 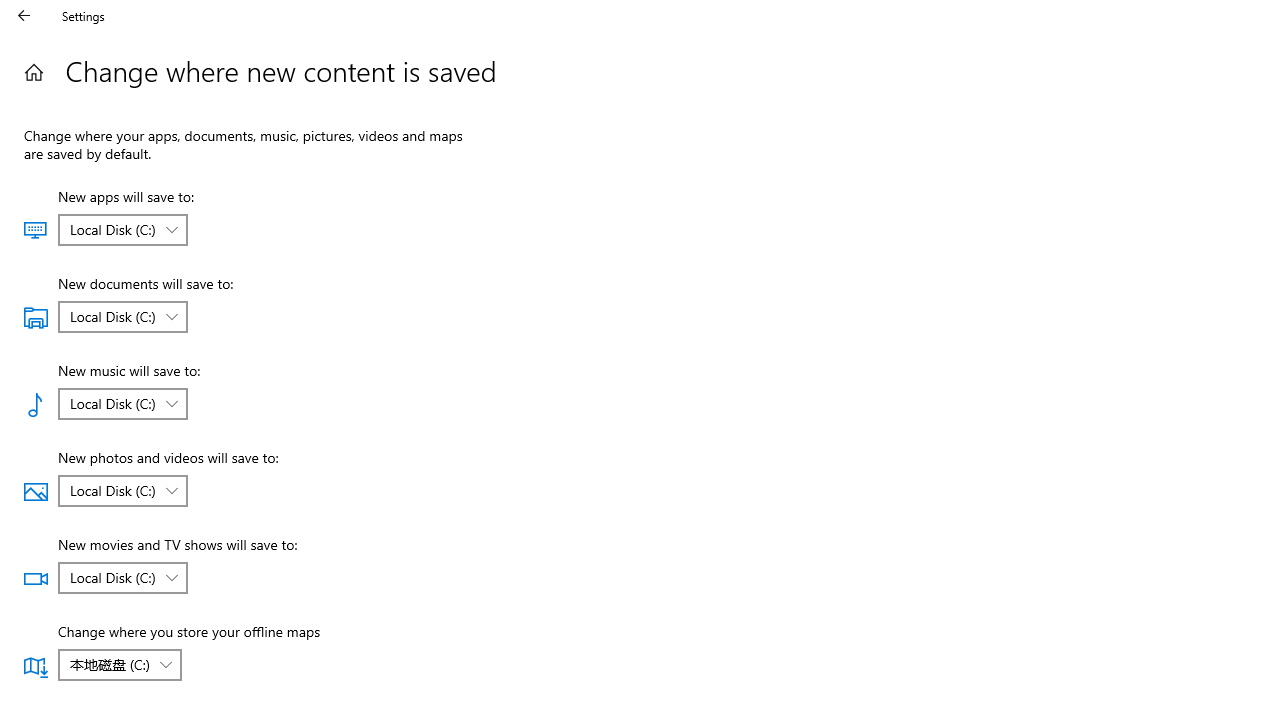 What do you see at coordinates (121, 491) in the screenshot?
I see `'New photos and videos will save to:'` at bounding box center [121, 491].